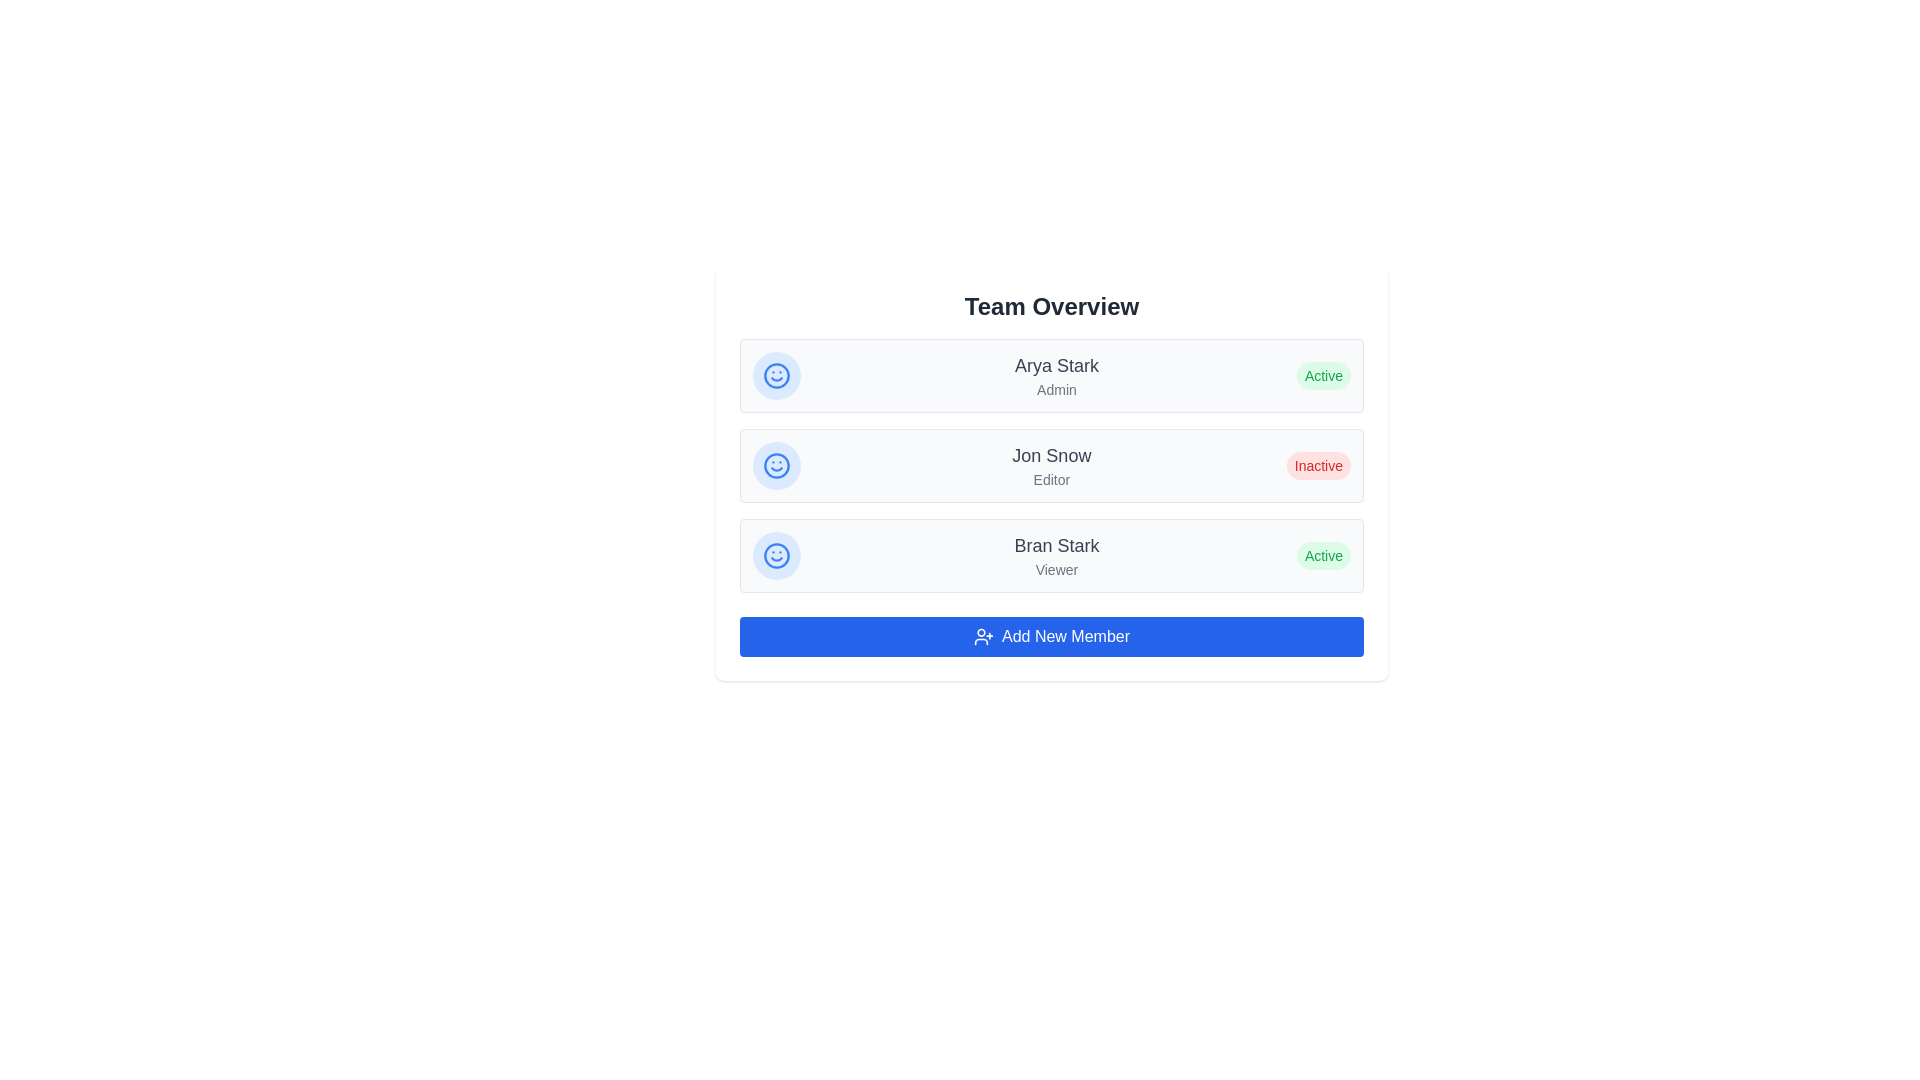 This screenshot has width=1920, height=1080. Describe the element at coordinates (1324, 375) in the screenshot. I see `the 'Active' status indicator label, which is a pill-shaped component with bold green text on a light green background, located to the right of 'Arya Stark' in the team members list` at that location.